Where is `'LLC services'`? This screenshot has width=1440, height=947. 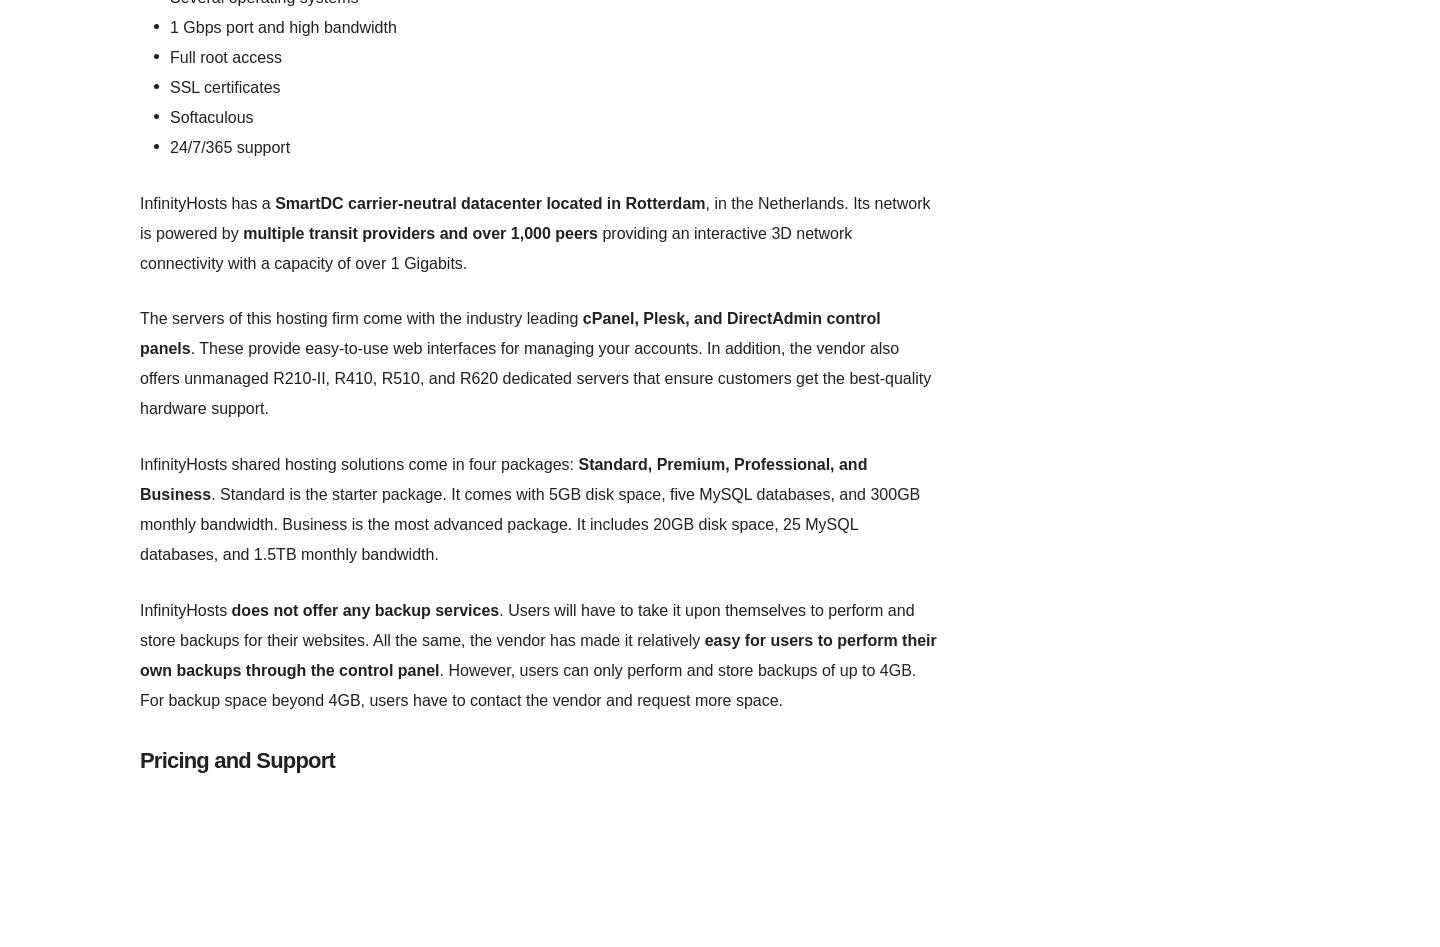 'LLC services' is located at coordinates (167, 369).